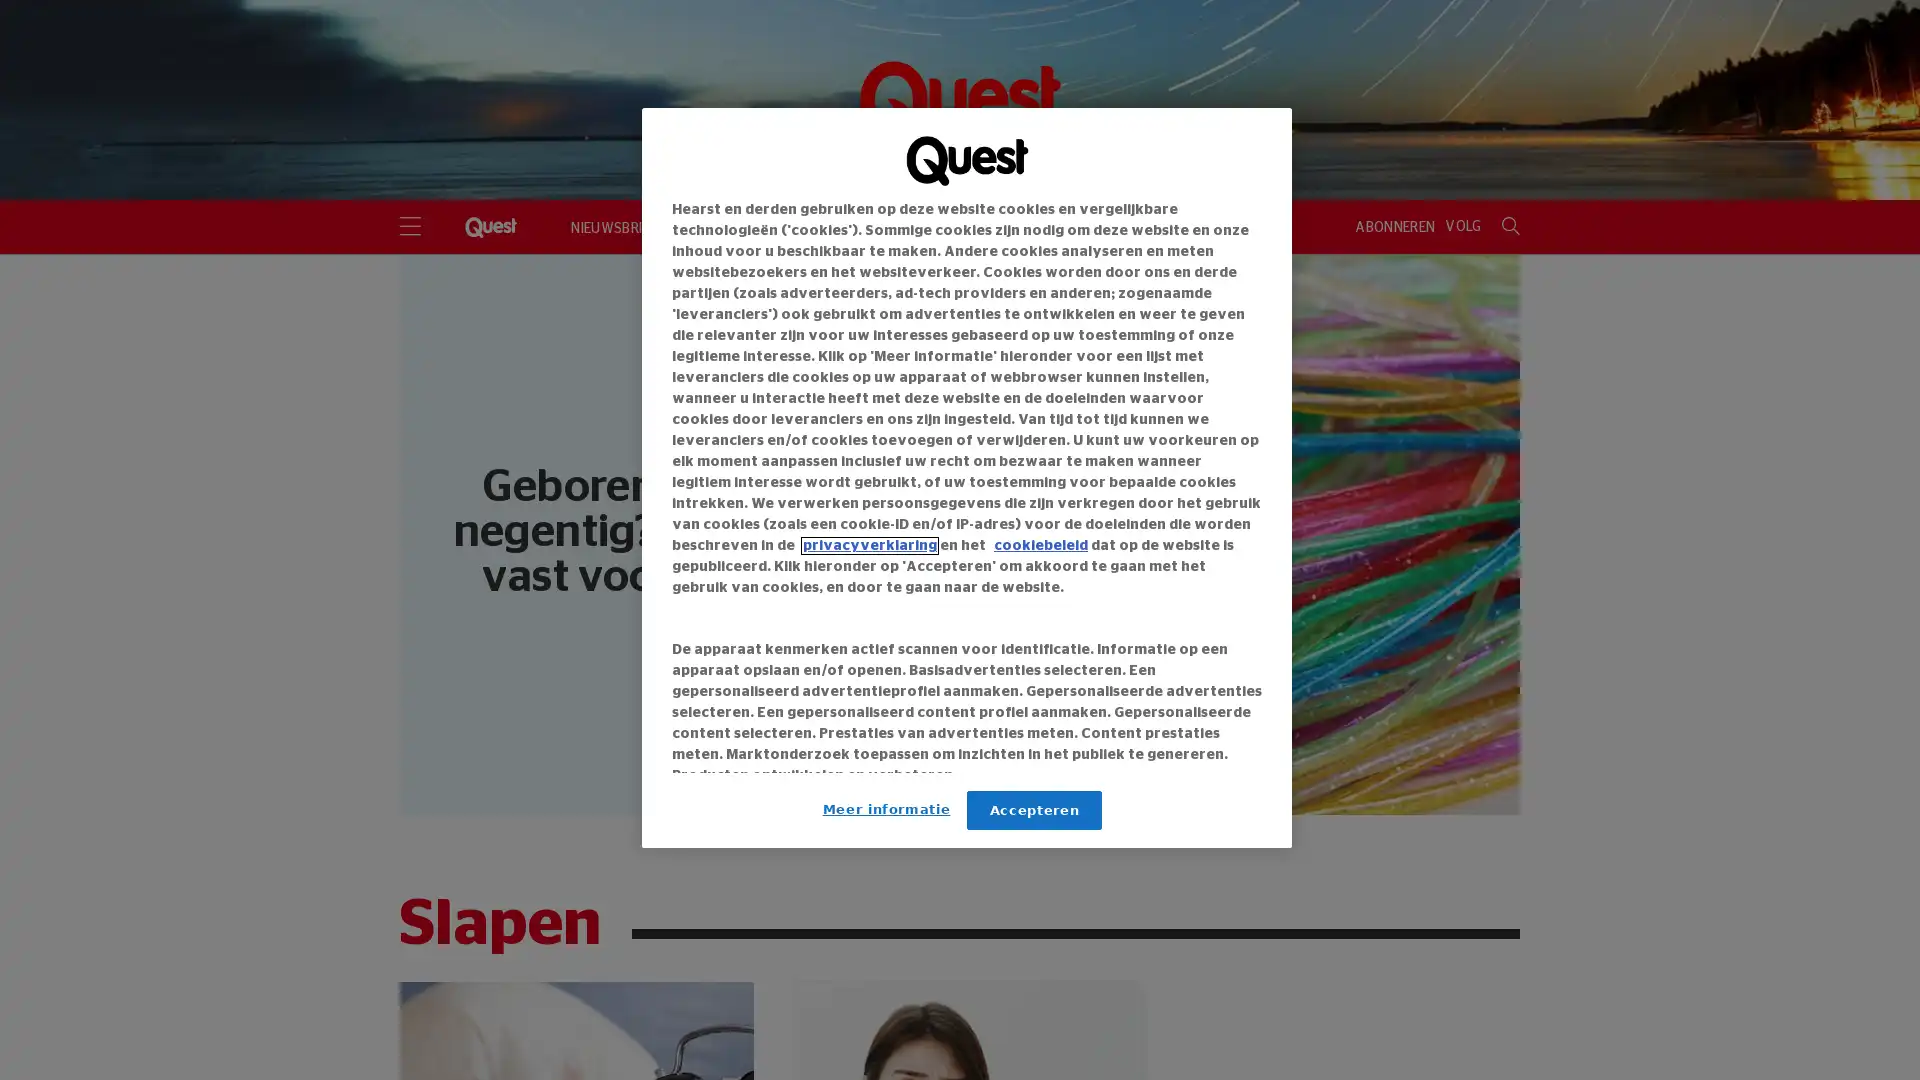 This screenshot has width=1920, height=1080. I want to click on Link naar IAB leveranciers, so click(767, 798).